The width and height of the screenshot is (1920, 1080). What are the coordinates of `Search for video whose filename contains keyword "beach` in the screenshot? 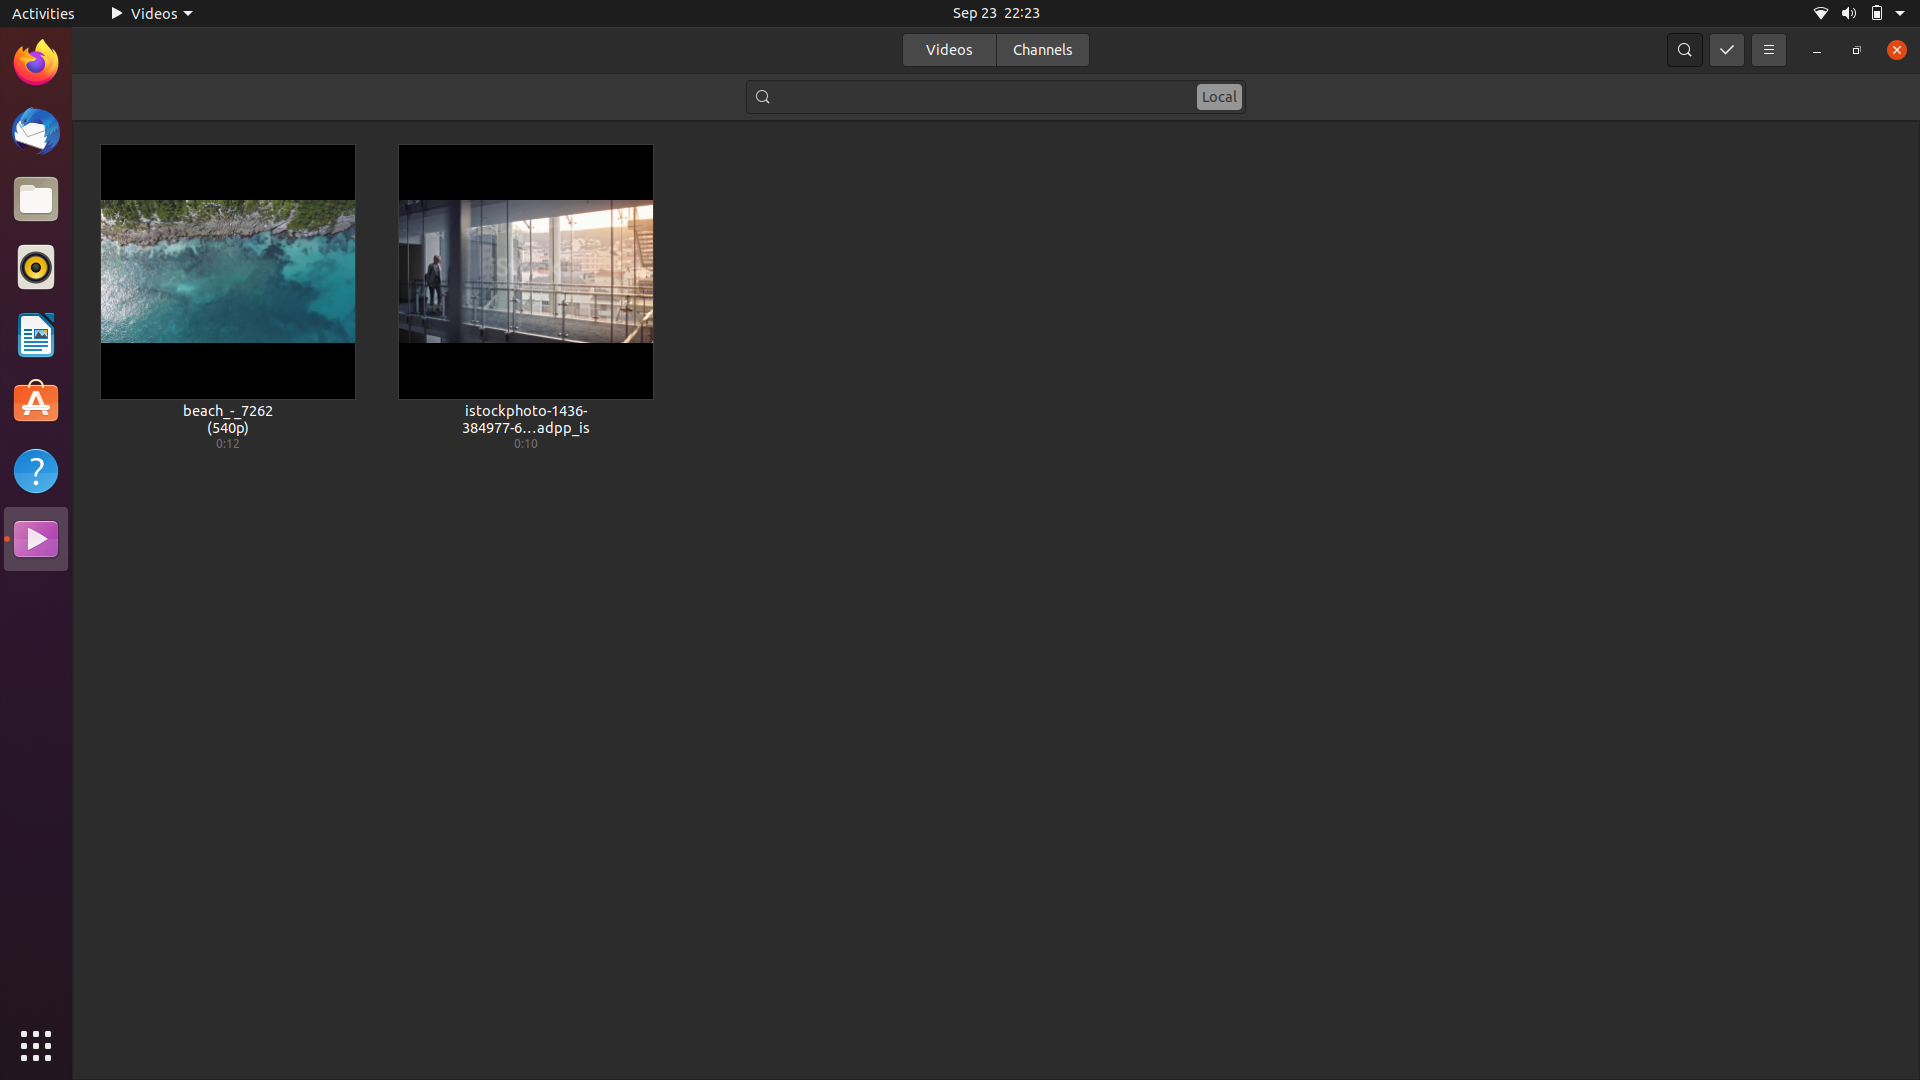 It's located at (996, 95).